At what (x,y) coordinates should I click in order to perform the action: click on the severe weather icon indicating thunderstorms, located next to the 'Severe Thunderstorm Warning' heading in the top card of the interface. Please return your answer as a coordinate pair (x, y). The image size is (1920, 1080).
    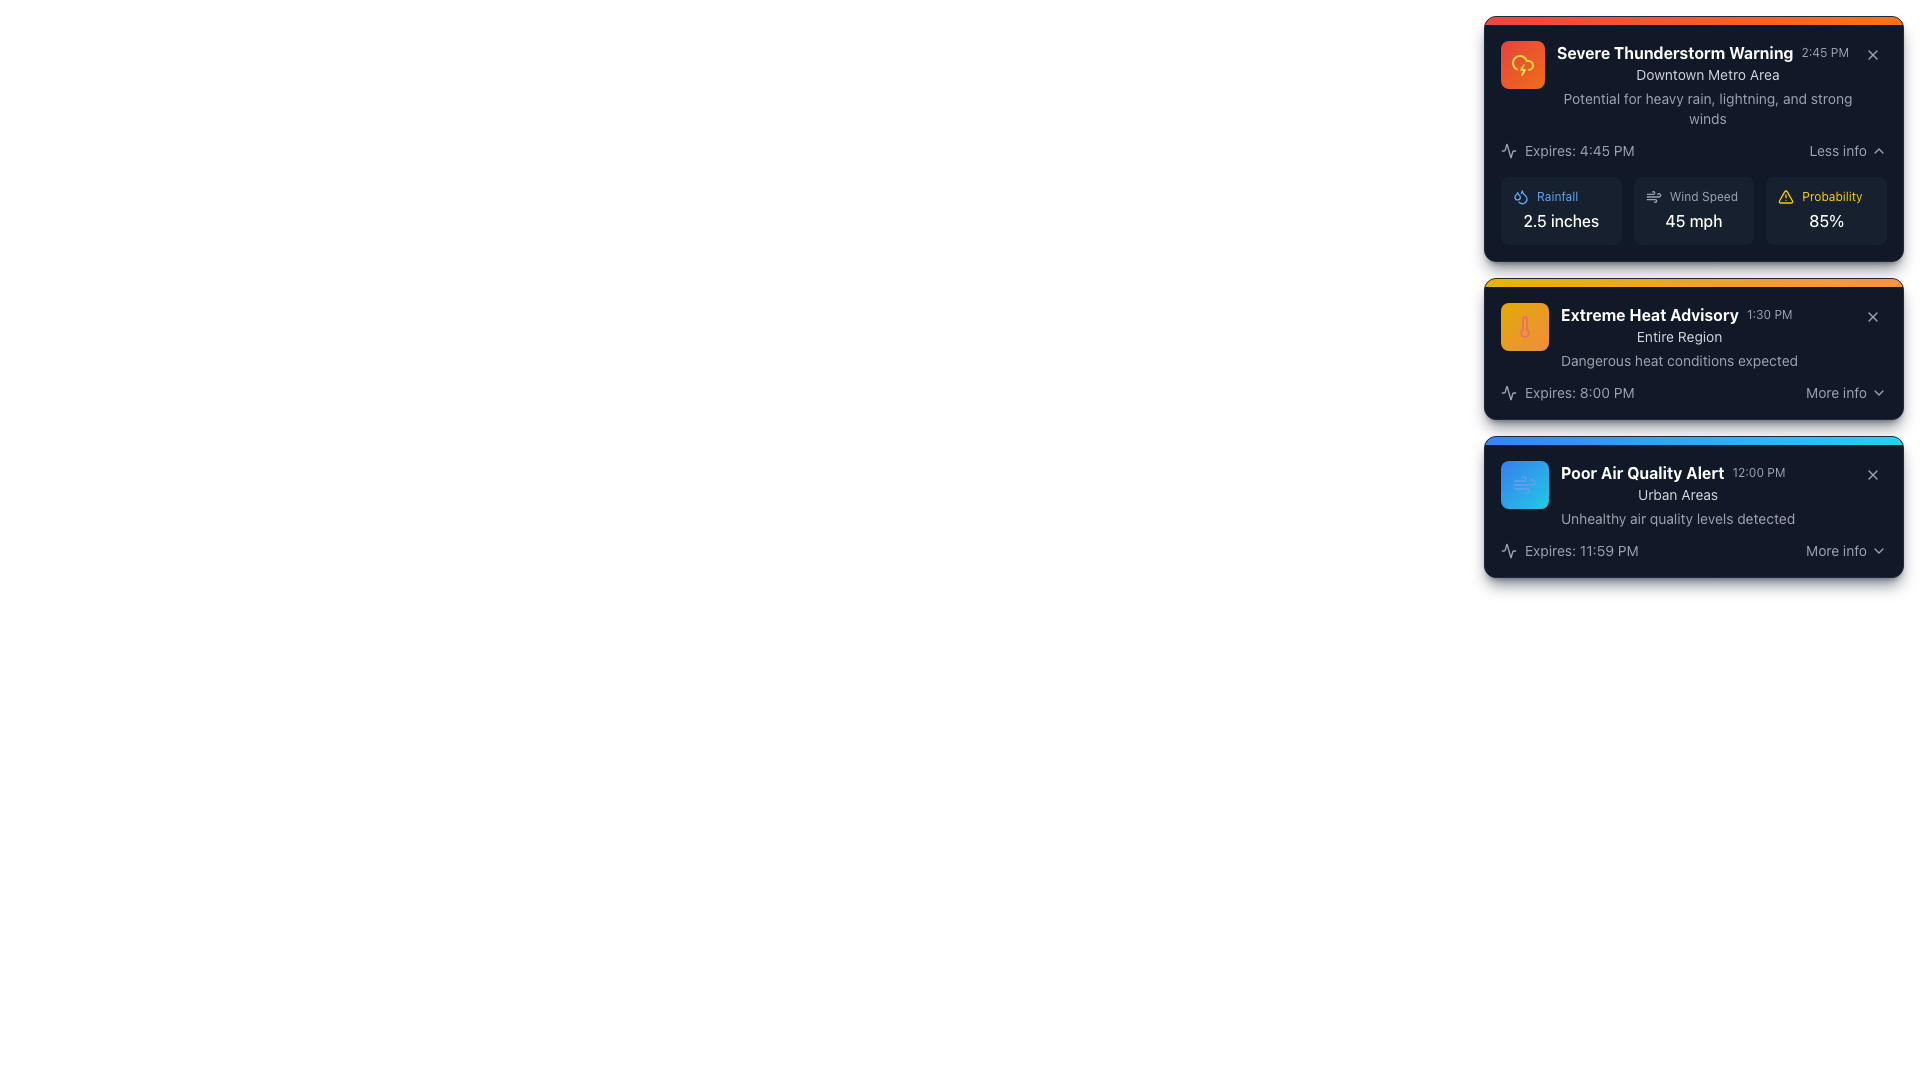
    Looking at the image, I should click on (1521, 61).